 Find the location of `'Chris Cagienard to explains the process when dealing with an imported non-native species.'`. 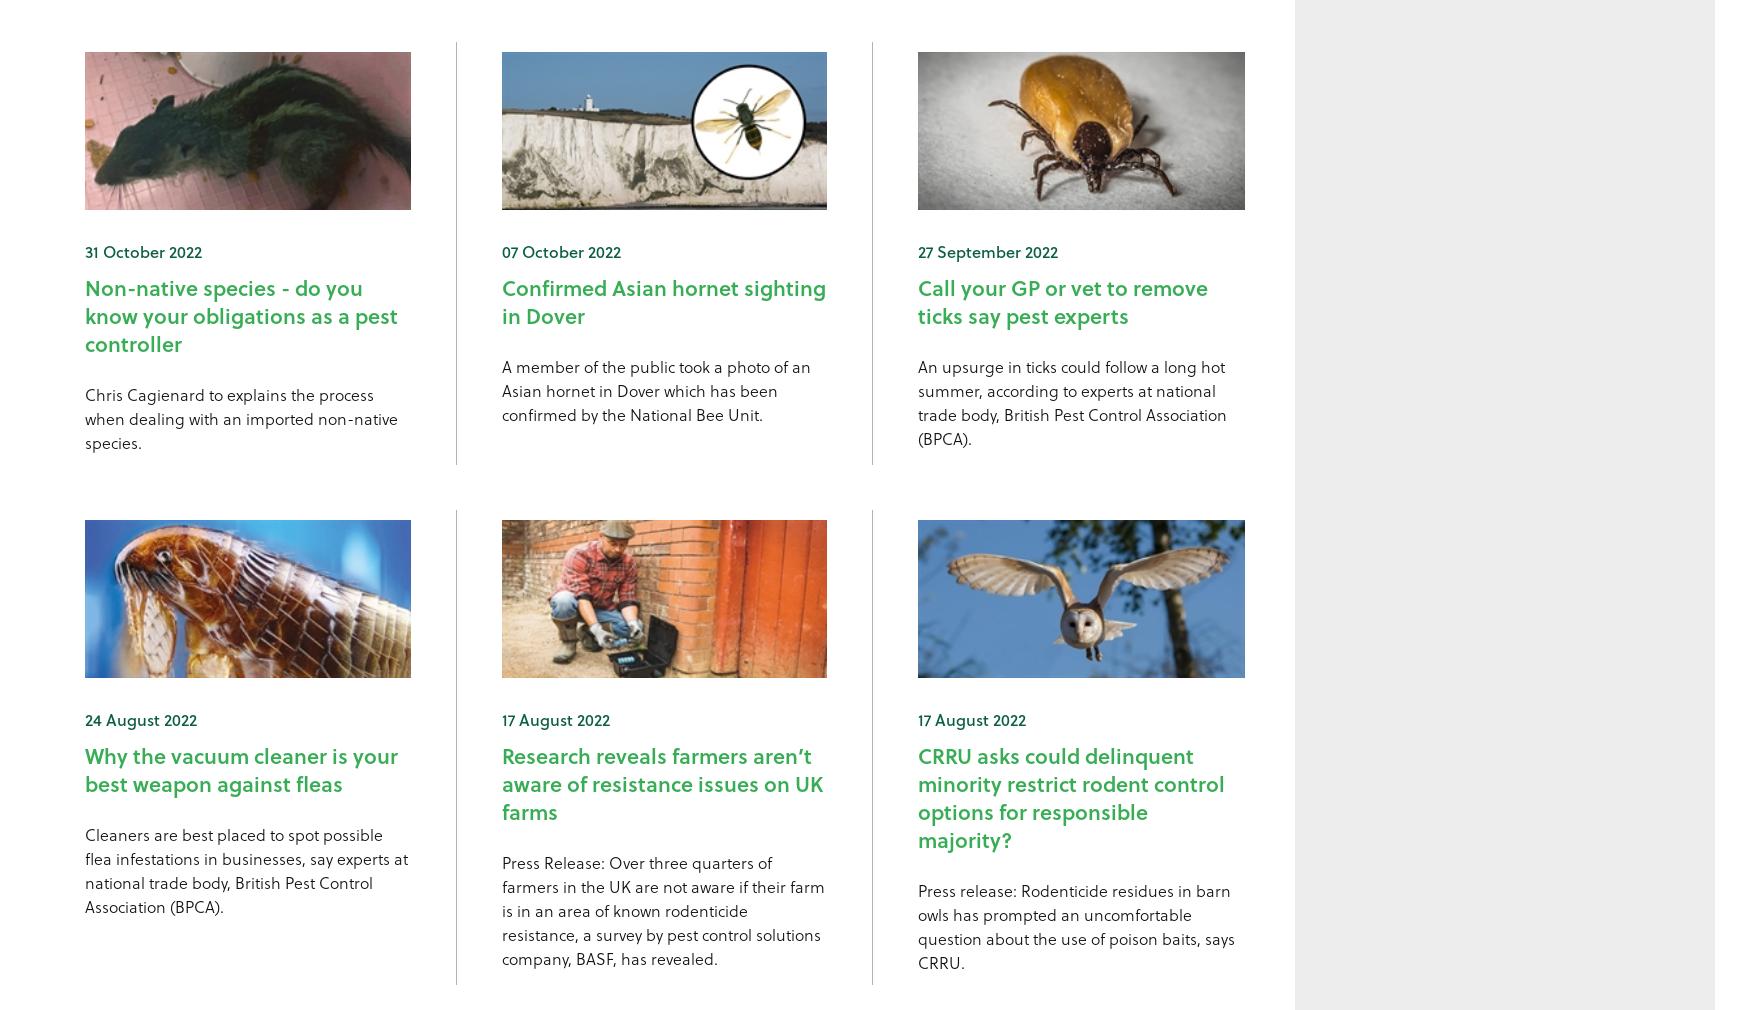

'Chris Cagienard to explains the process when dealing with an imported non-native species.' is located at coordinates (85, 417).